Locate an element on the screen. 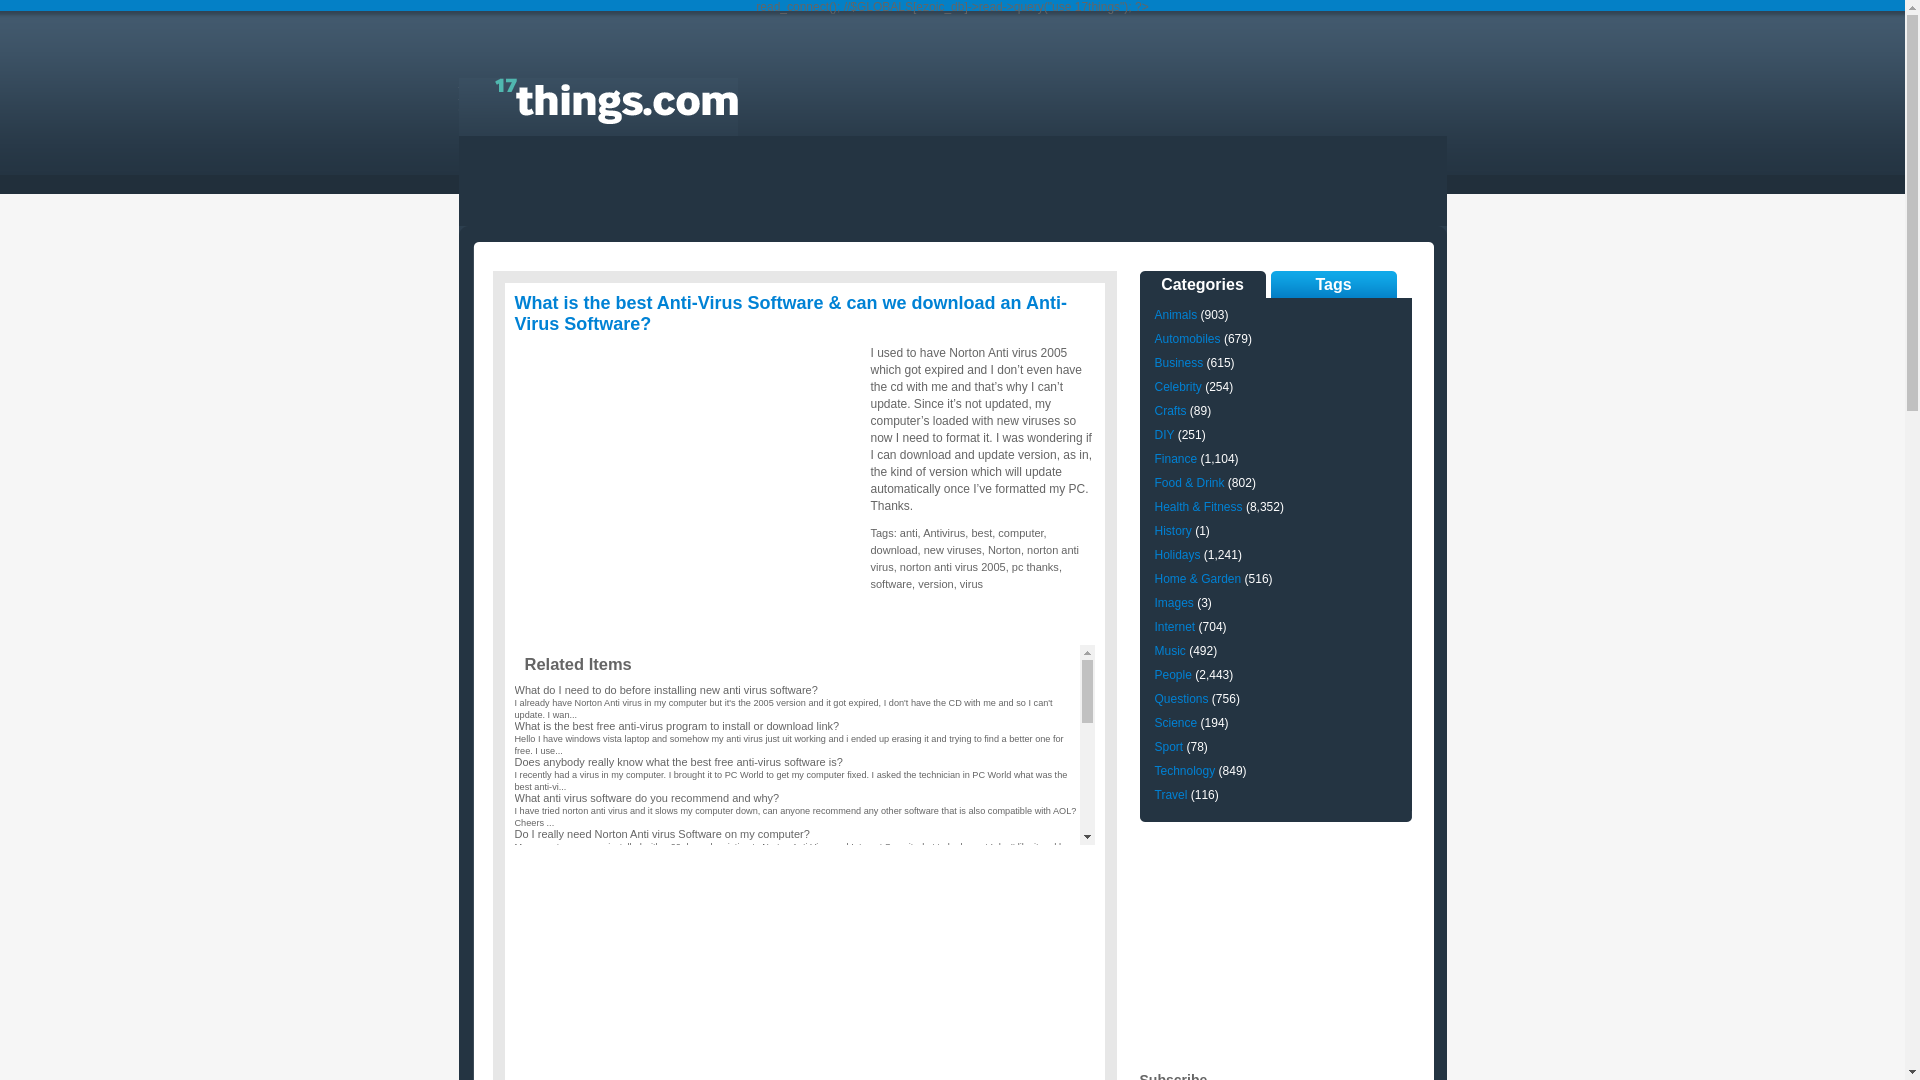  'Travel' is located at coordinates (1170, 793).